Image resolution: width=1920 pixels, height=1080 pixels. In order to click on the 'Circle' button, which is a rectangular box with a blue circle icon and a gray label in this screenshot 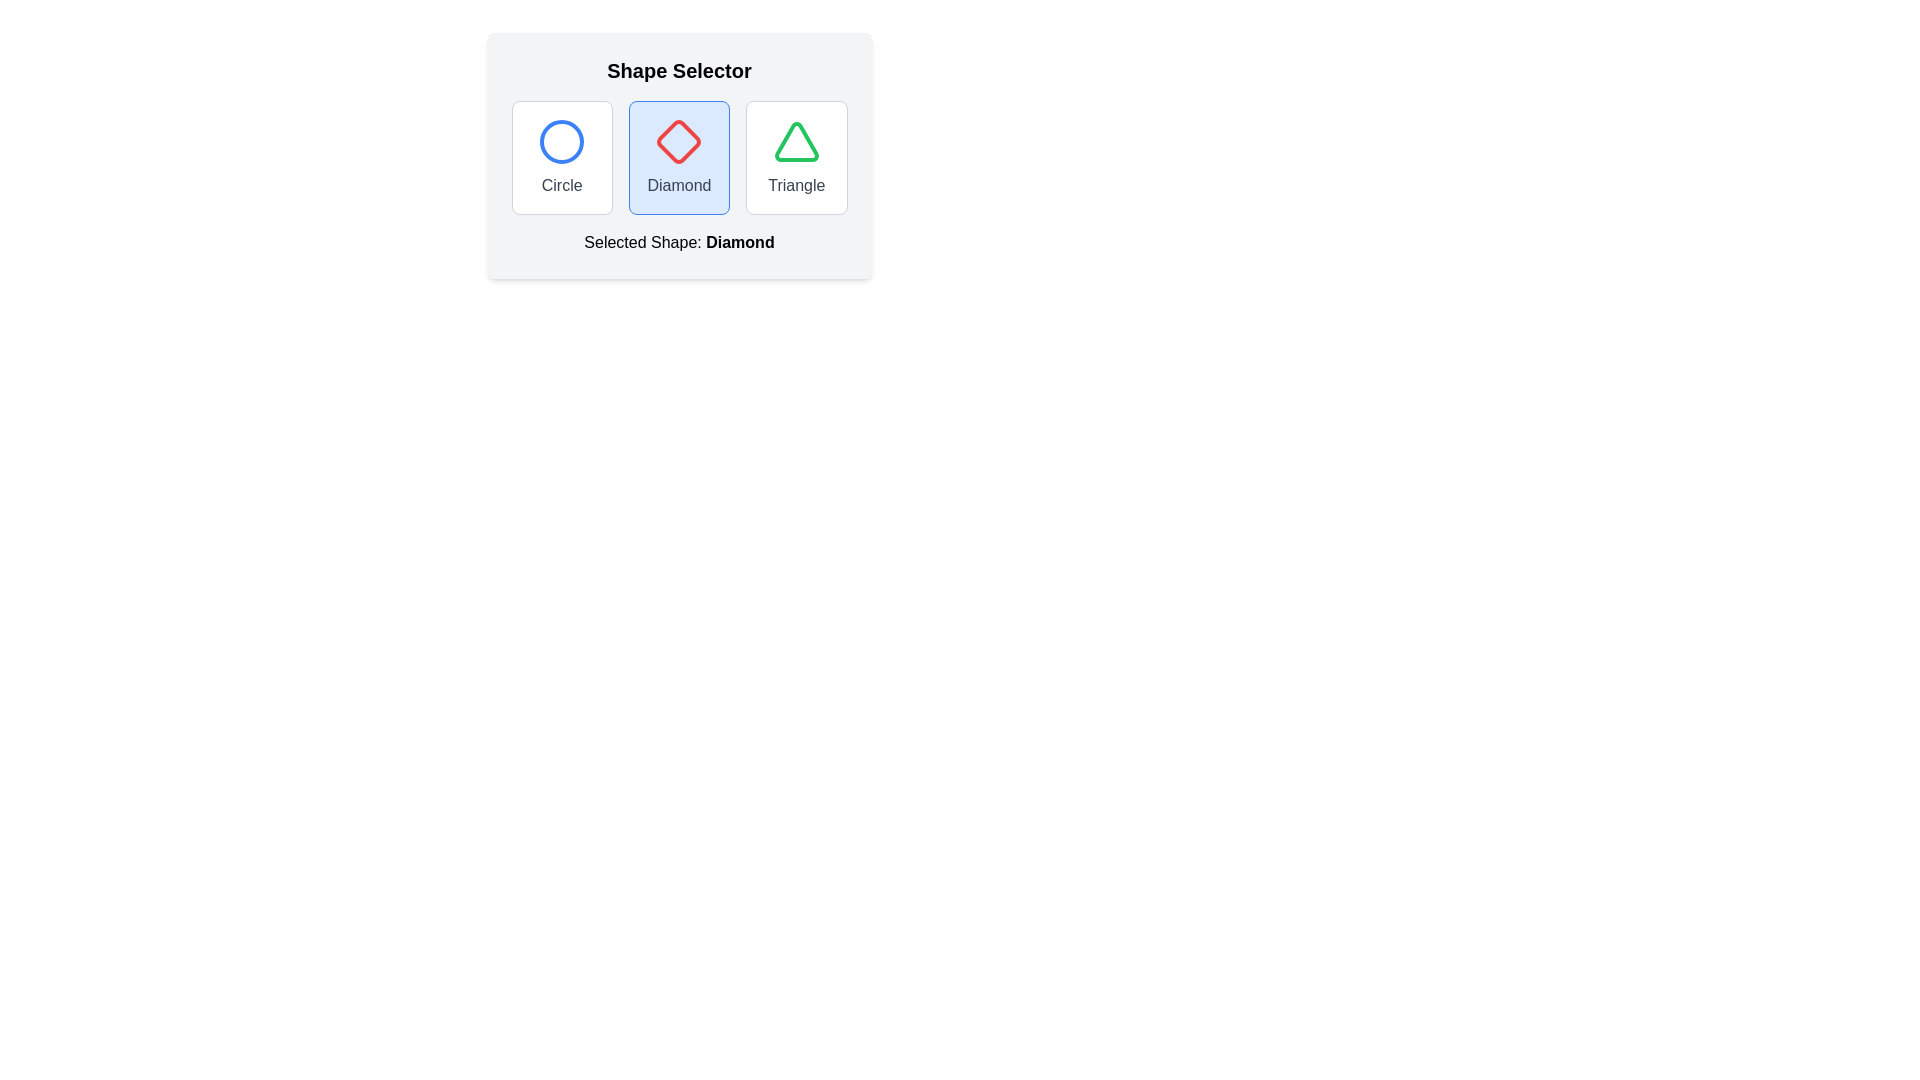, I will do `click(561, 157)`.